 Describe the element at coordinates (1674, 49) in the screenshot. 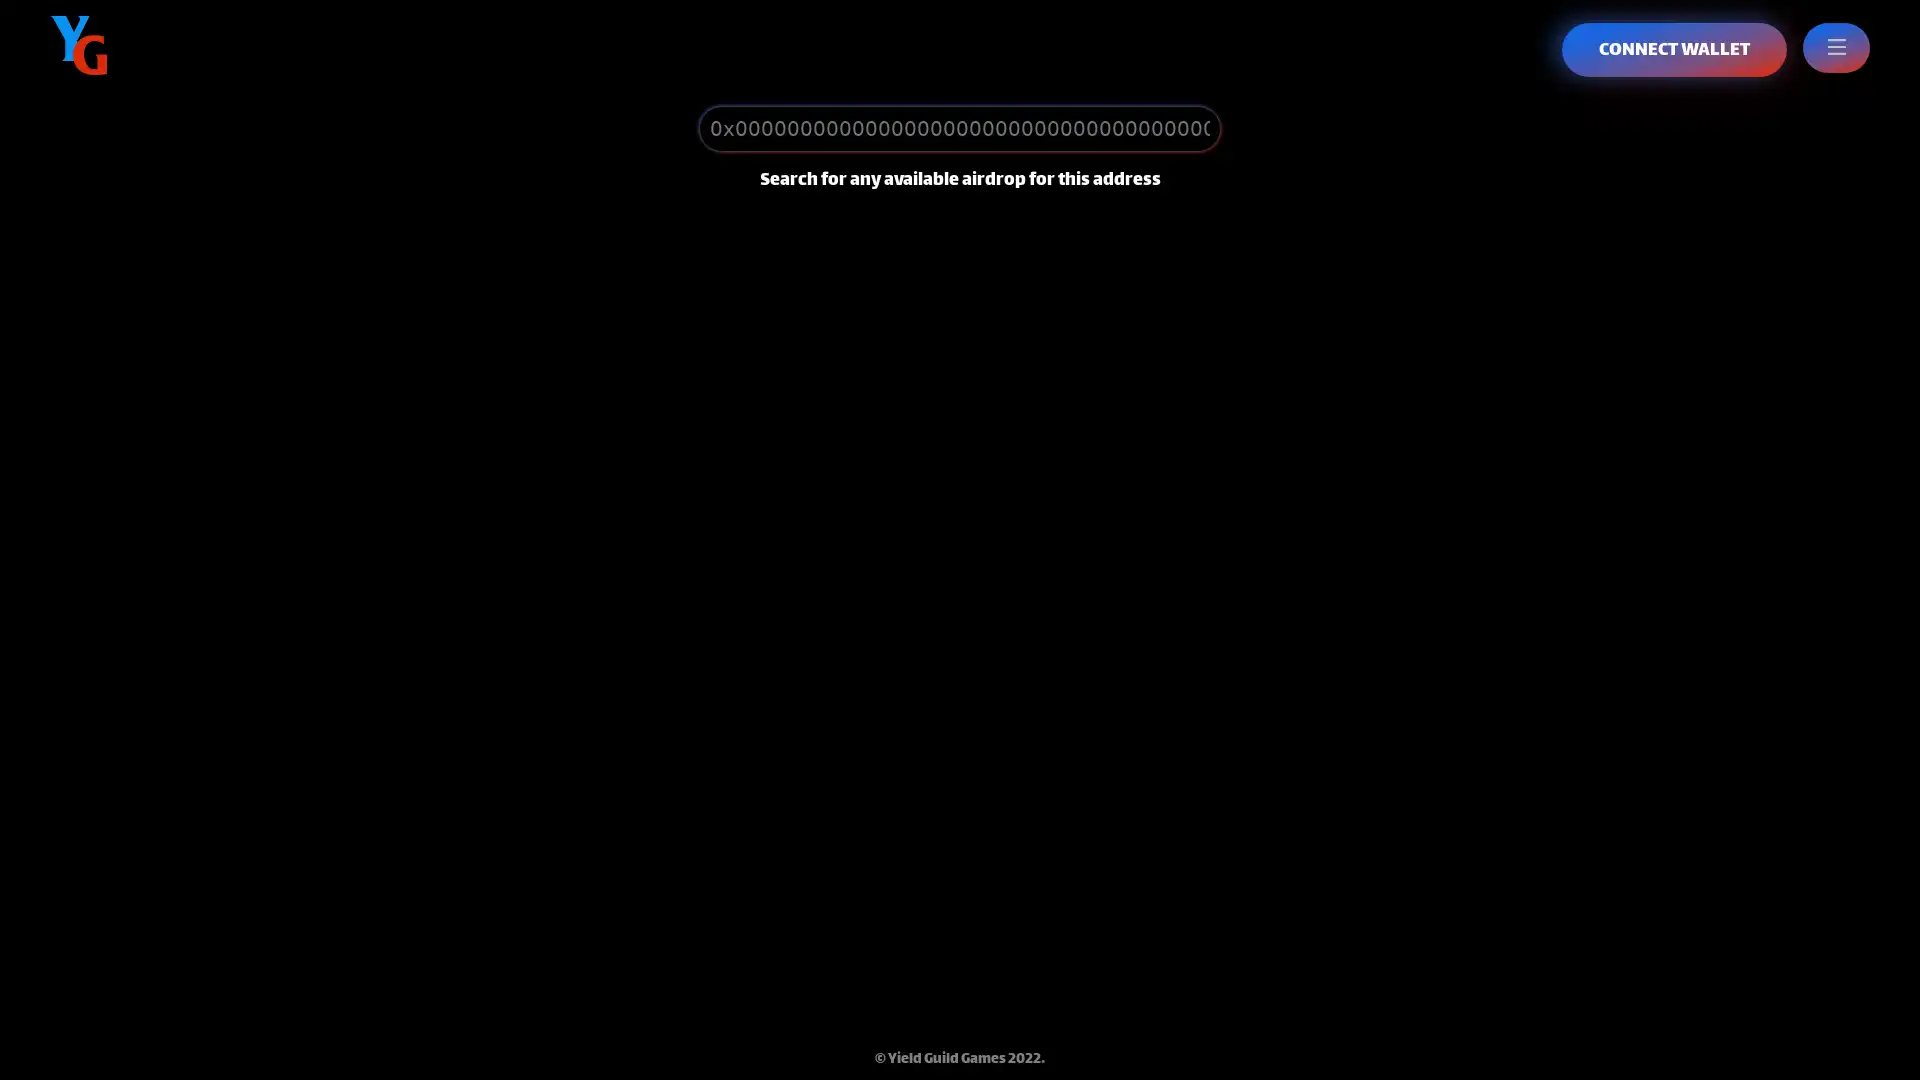

I see `CONNECT WALLET` at that location.